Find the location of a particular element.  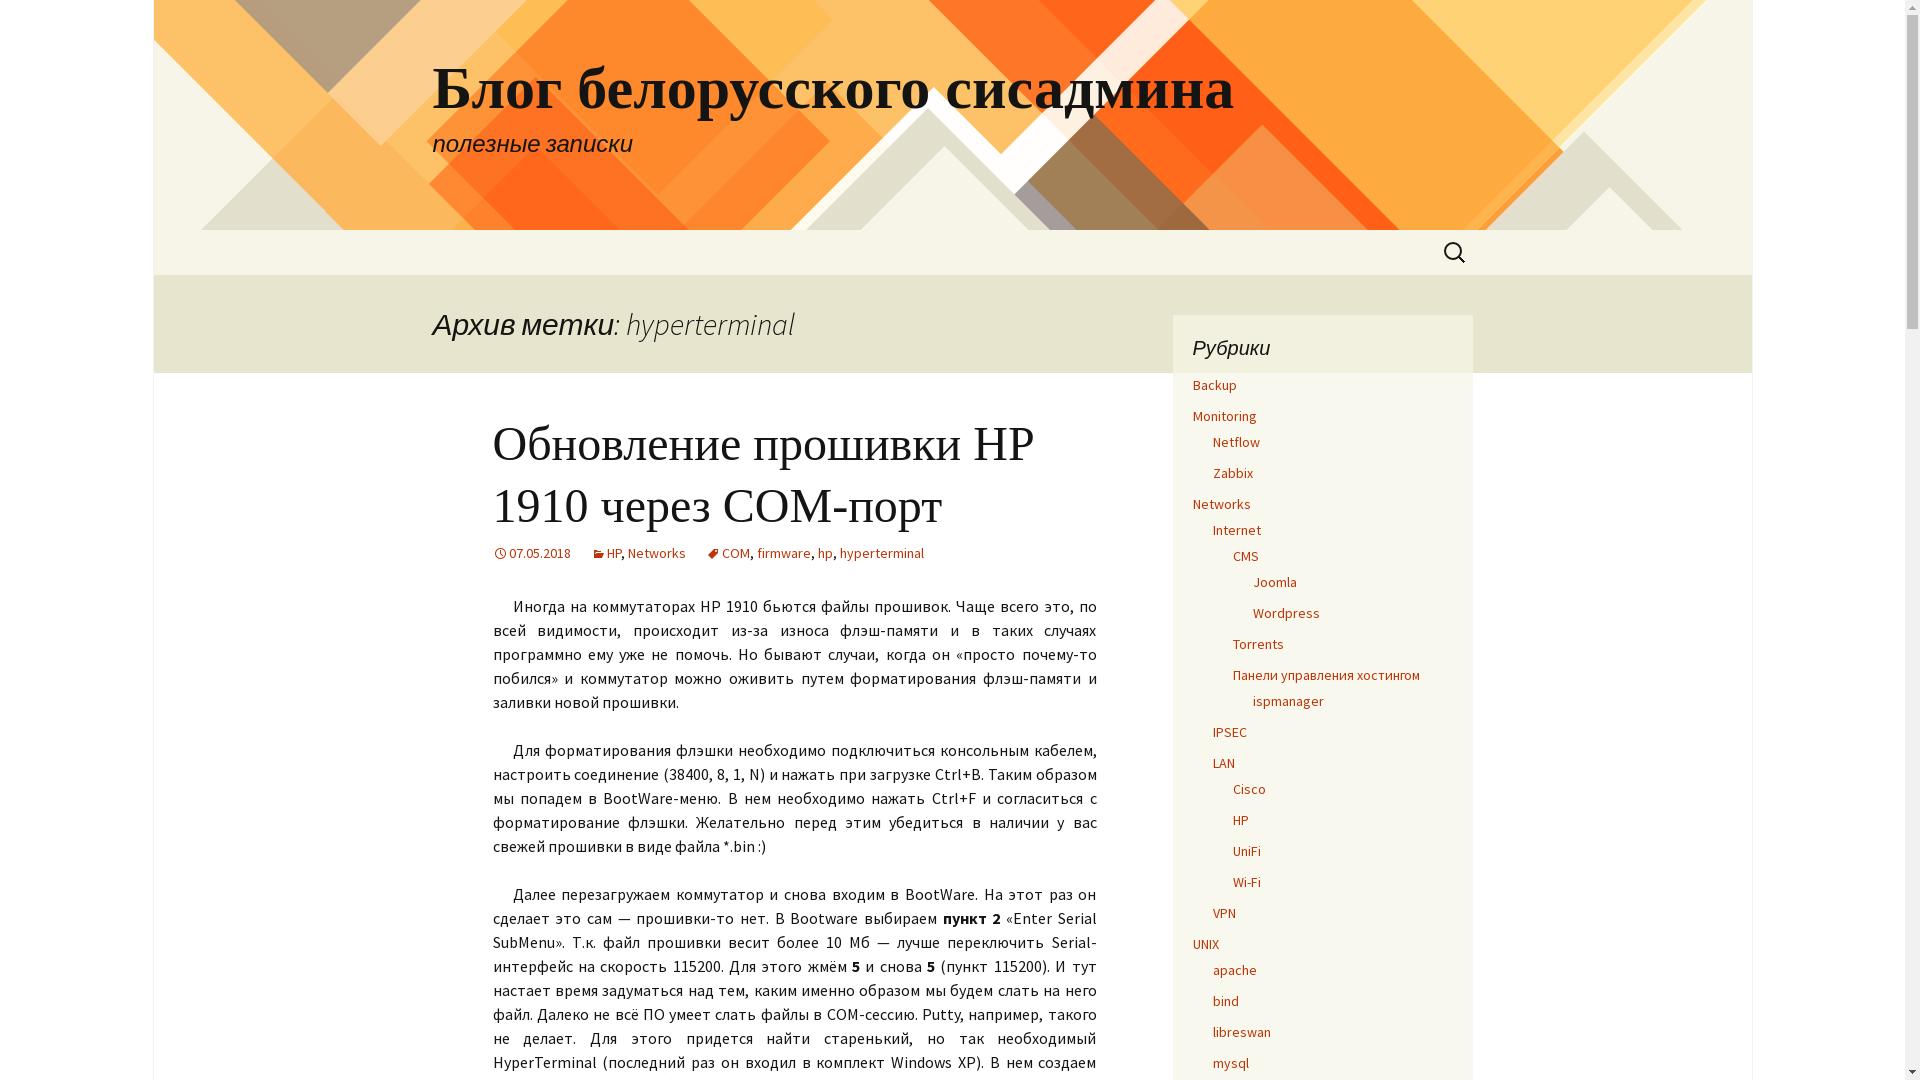

'UniFi' is located at coordinates (1245, 851).